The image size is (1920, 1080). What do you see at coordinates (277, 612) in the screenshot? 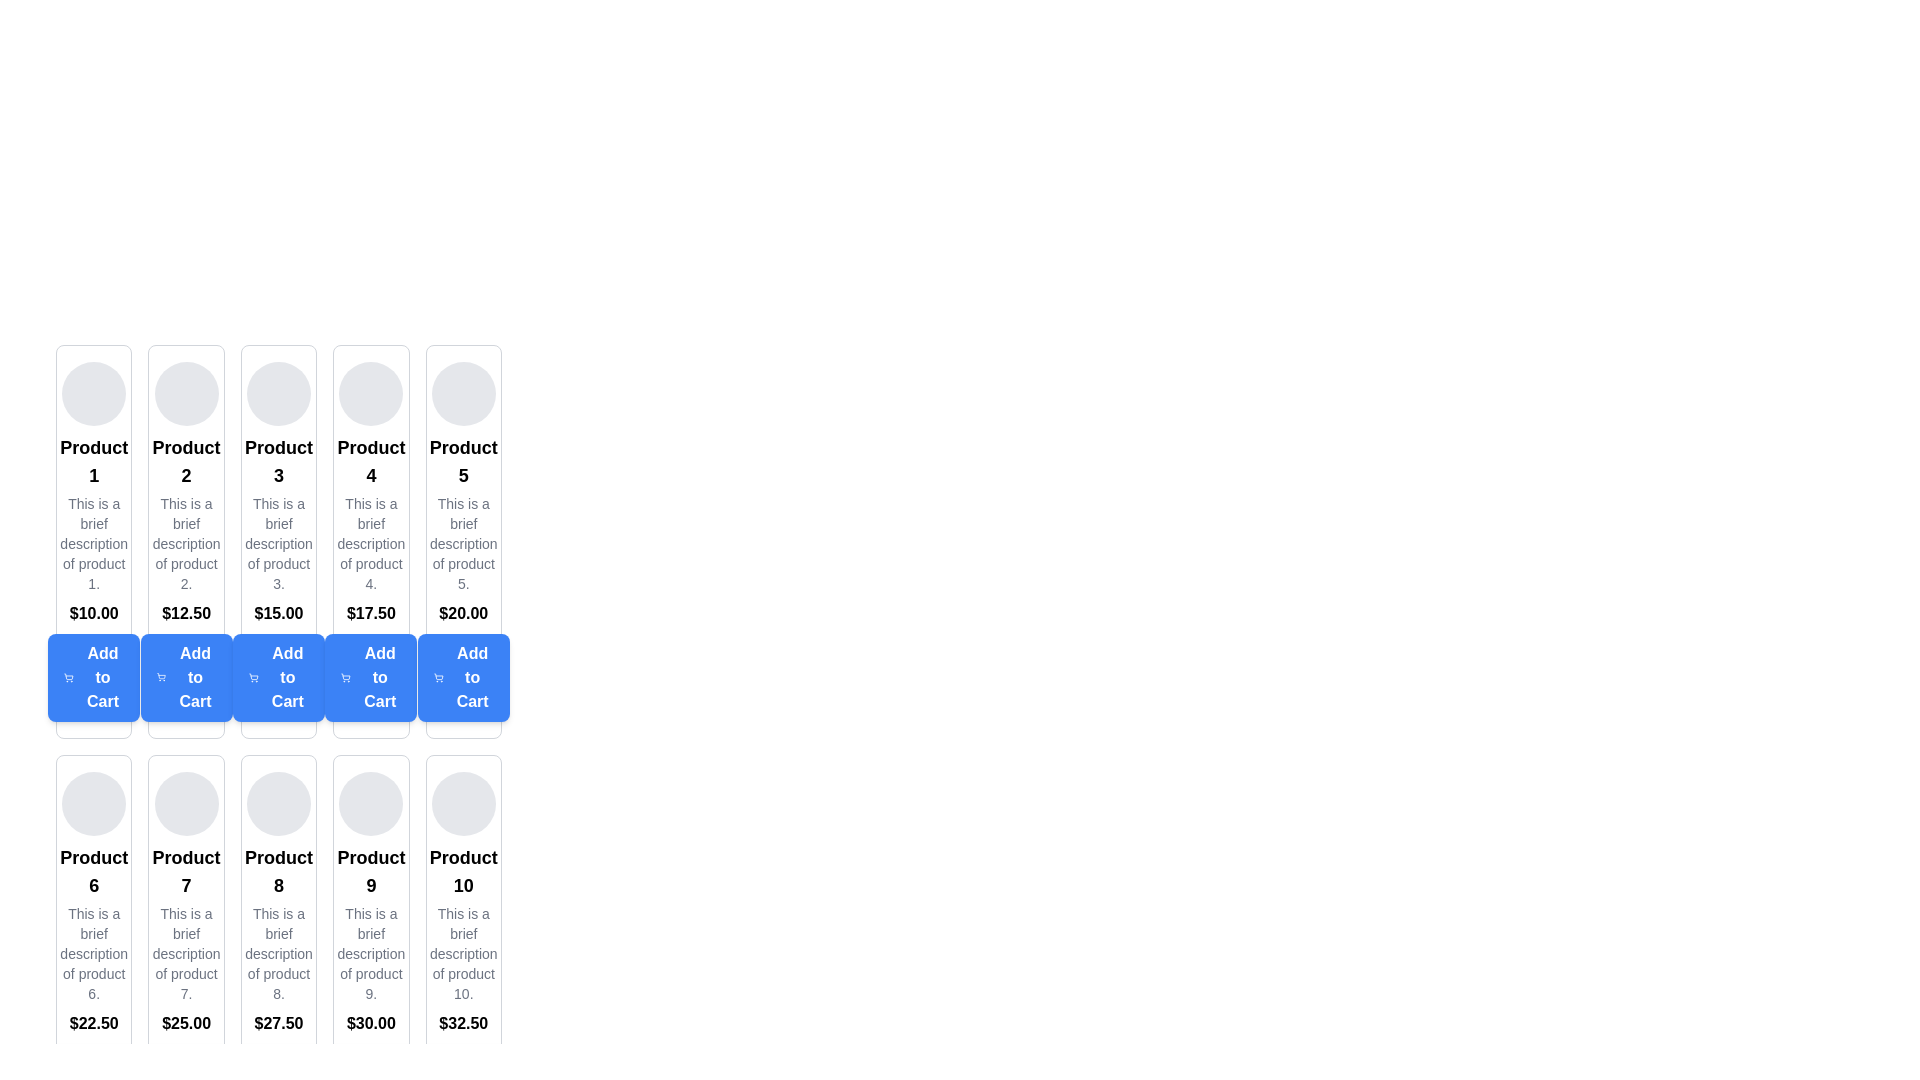
I see `the text label that displays the price of 'Product 3', located between the product description and the 'Add to Cart' button` at bounding box center [277, 612].